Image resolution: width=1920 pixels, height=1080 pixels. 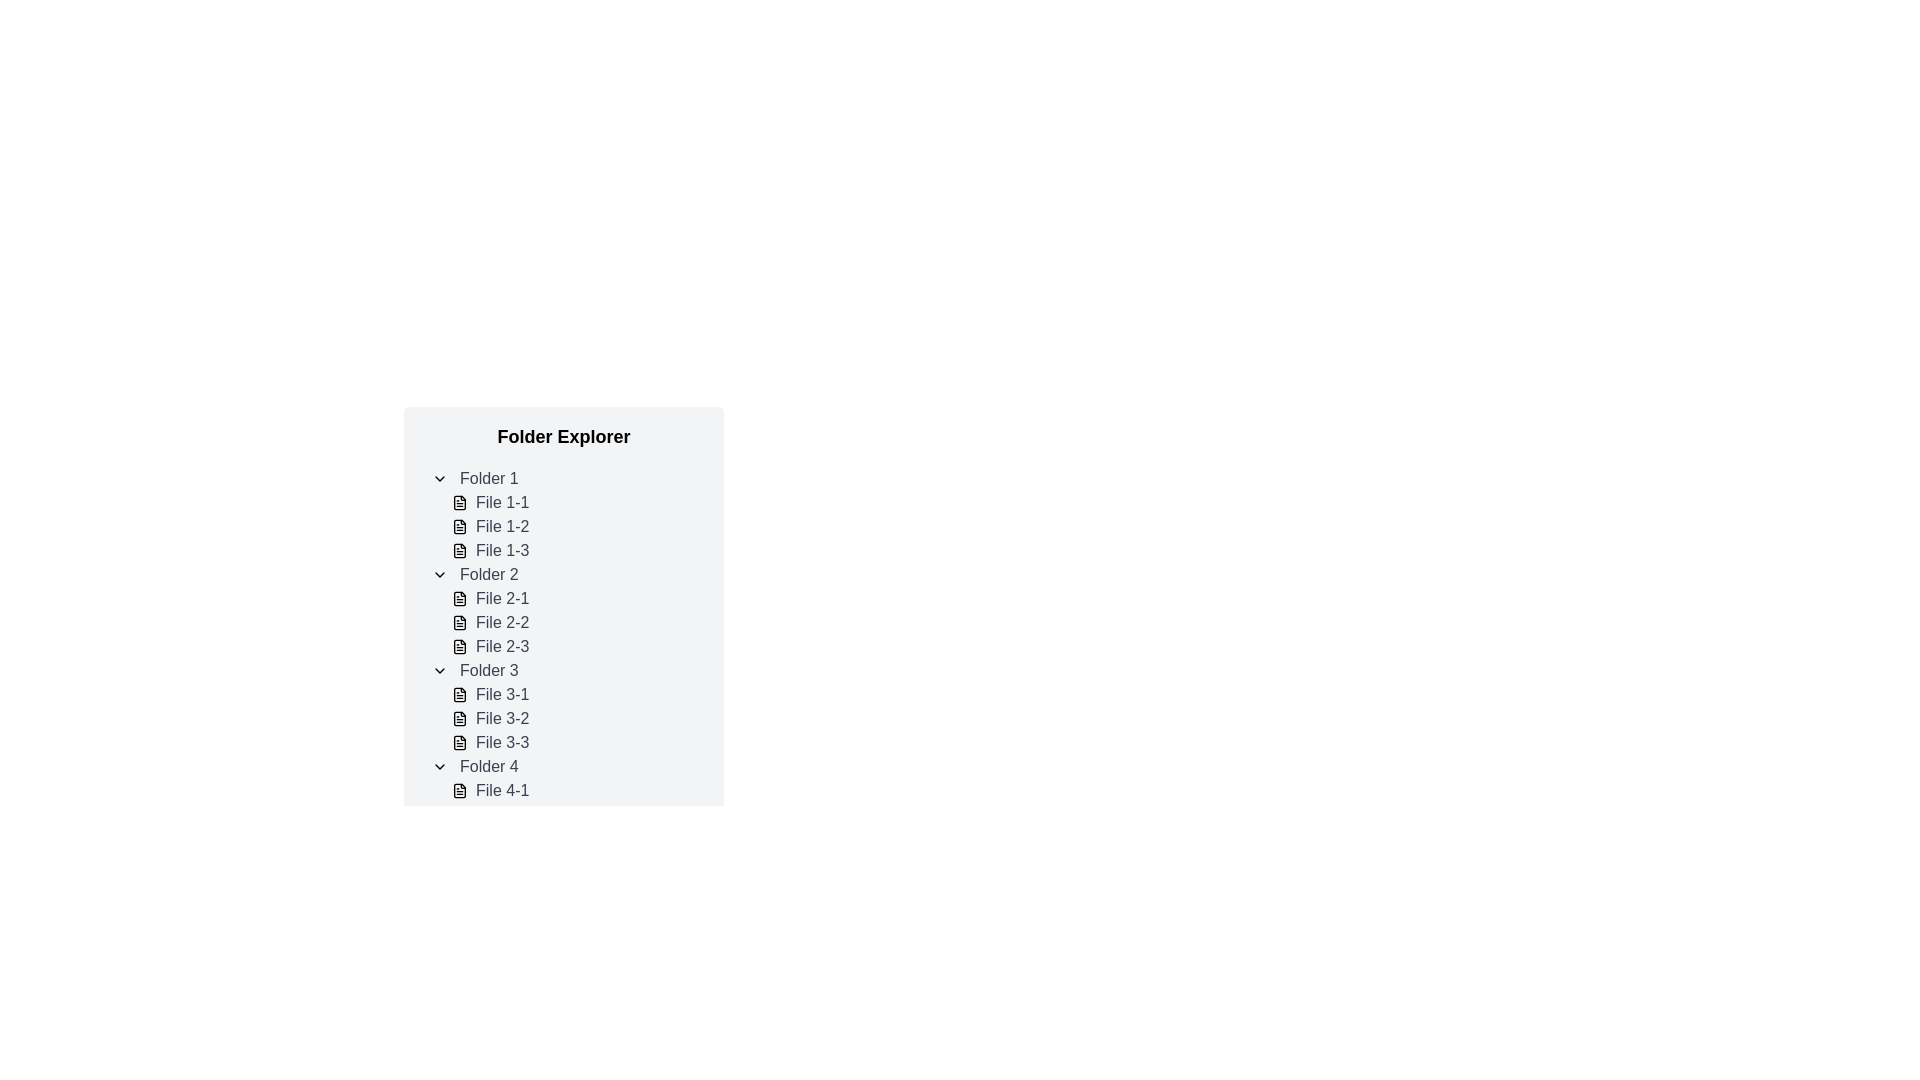 I want to click on the document icon representing 'File 2-3' located under 'Folder 2' in the file explorer interface, so click(x=459, y=647).